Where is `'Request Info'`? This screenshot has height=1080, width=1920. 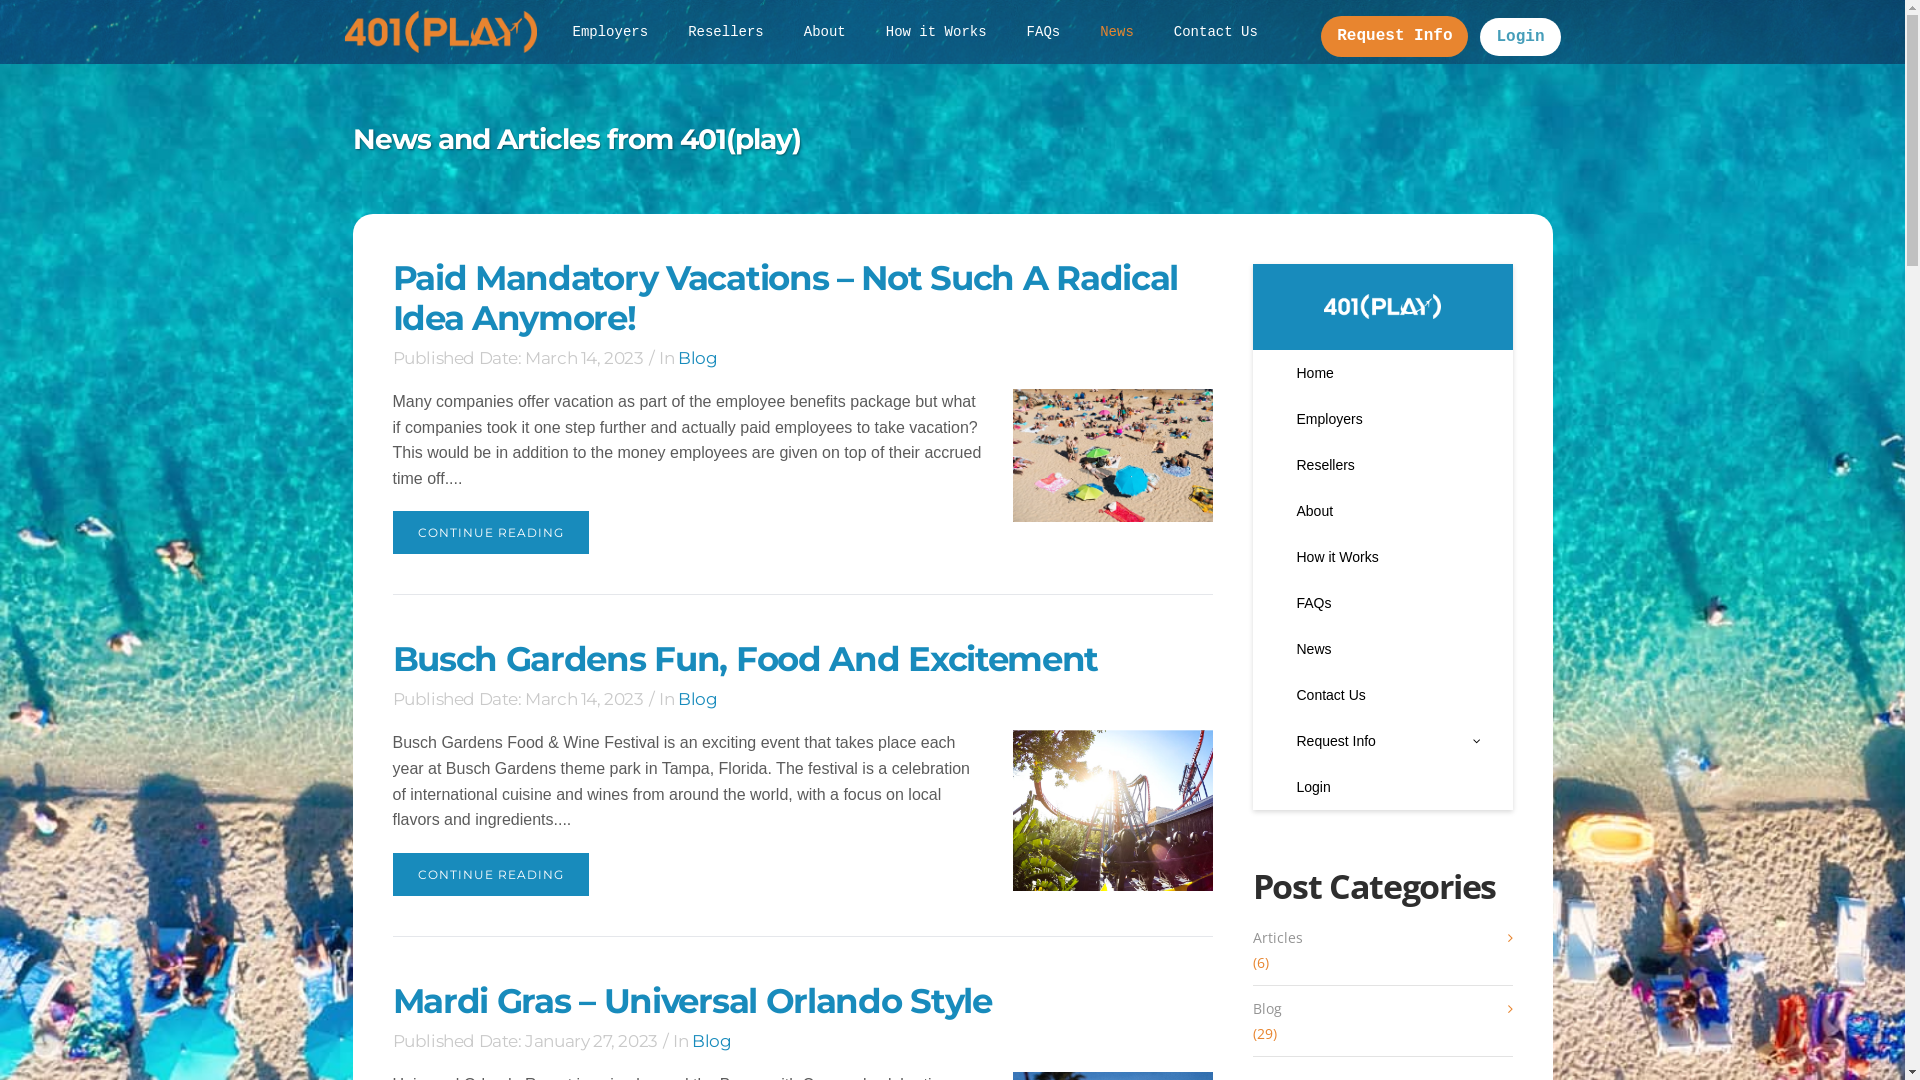
'Request Info' is located at coordinates (1393, 36).